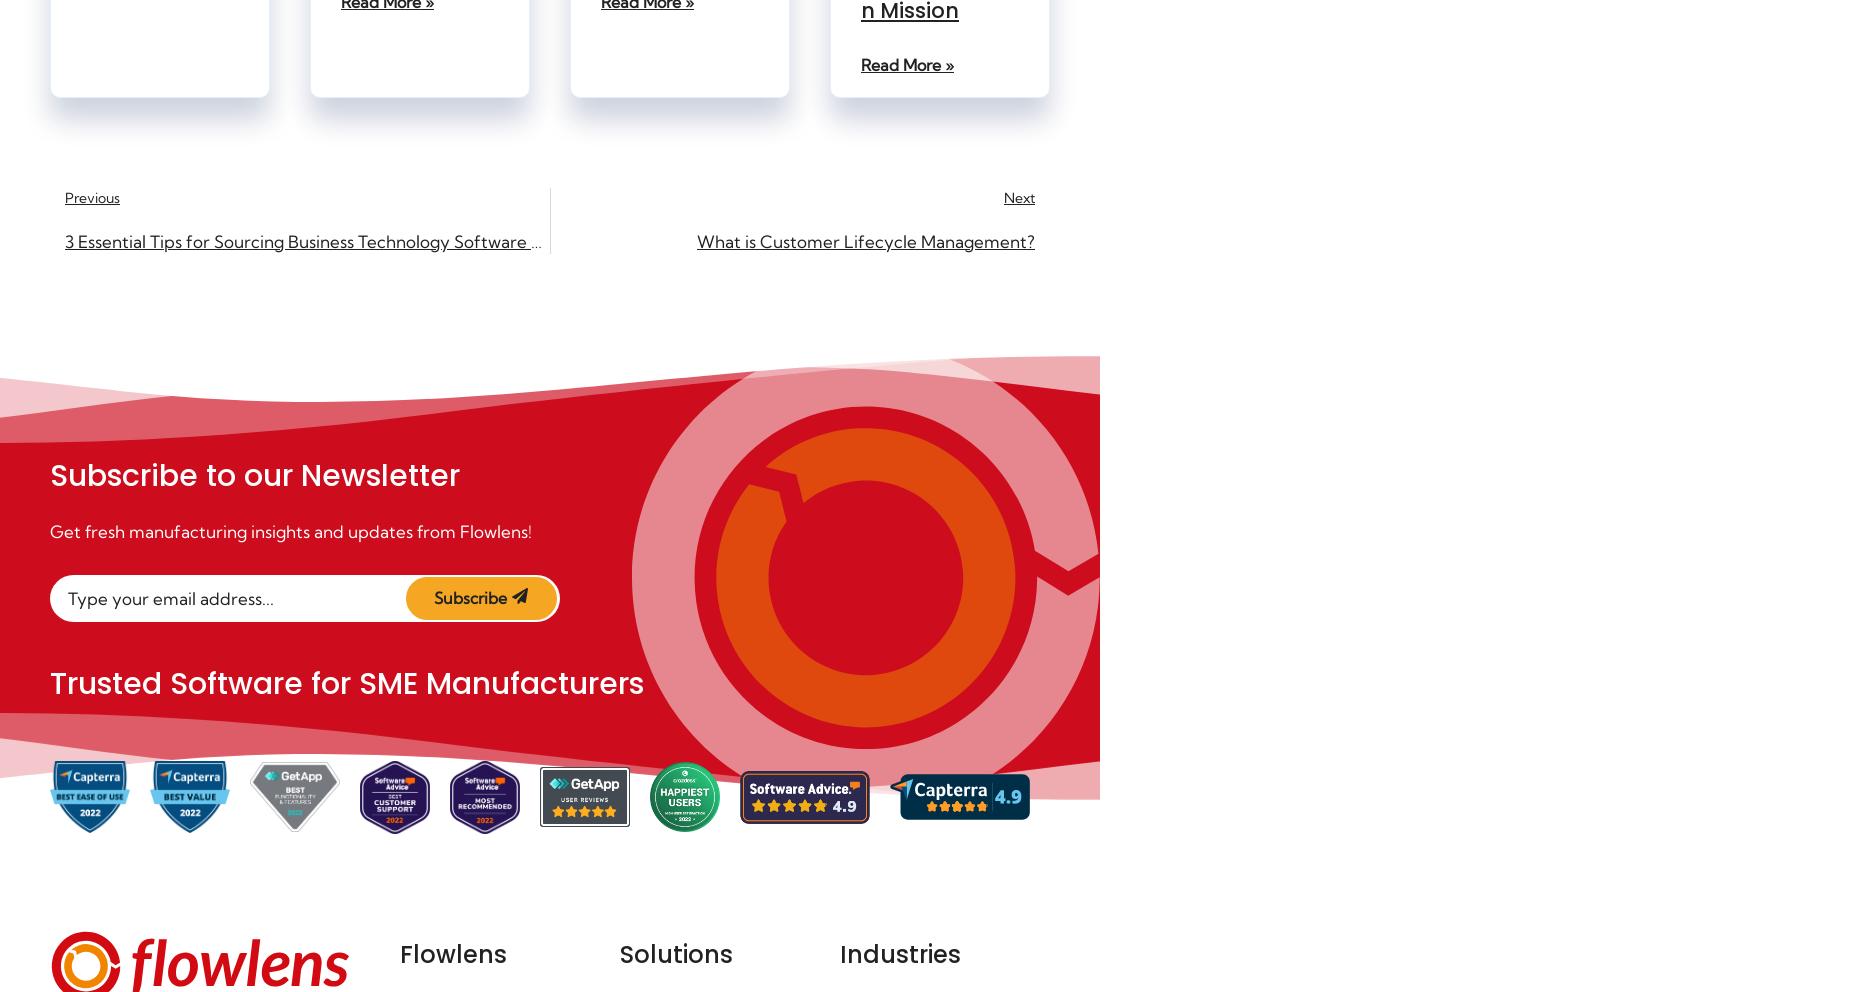 Image resolution: width=1869 pixels, height=992 pixels. What do you see at coordinates (865, 240) in the screenshot?
I see `'What is Customer Lifecycle Management?'` at bounding box center [865, 240].